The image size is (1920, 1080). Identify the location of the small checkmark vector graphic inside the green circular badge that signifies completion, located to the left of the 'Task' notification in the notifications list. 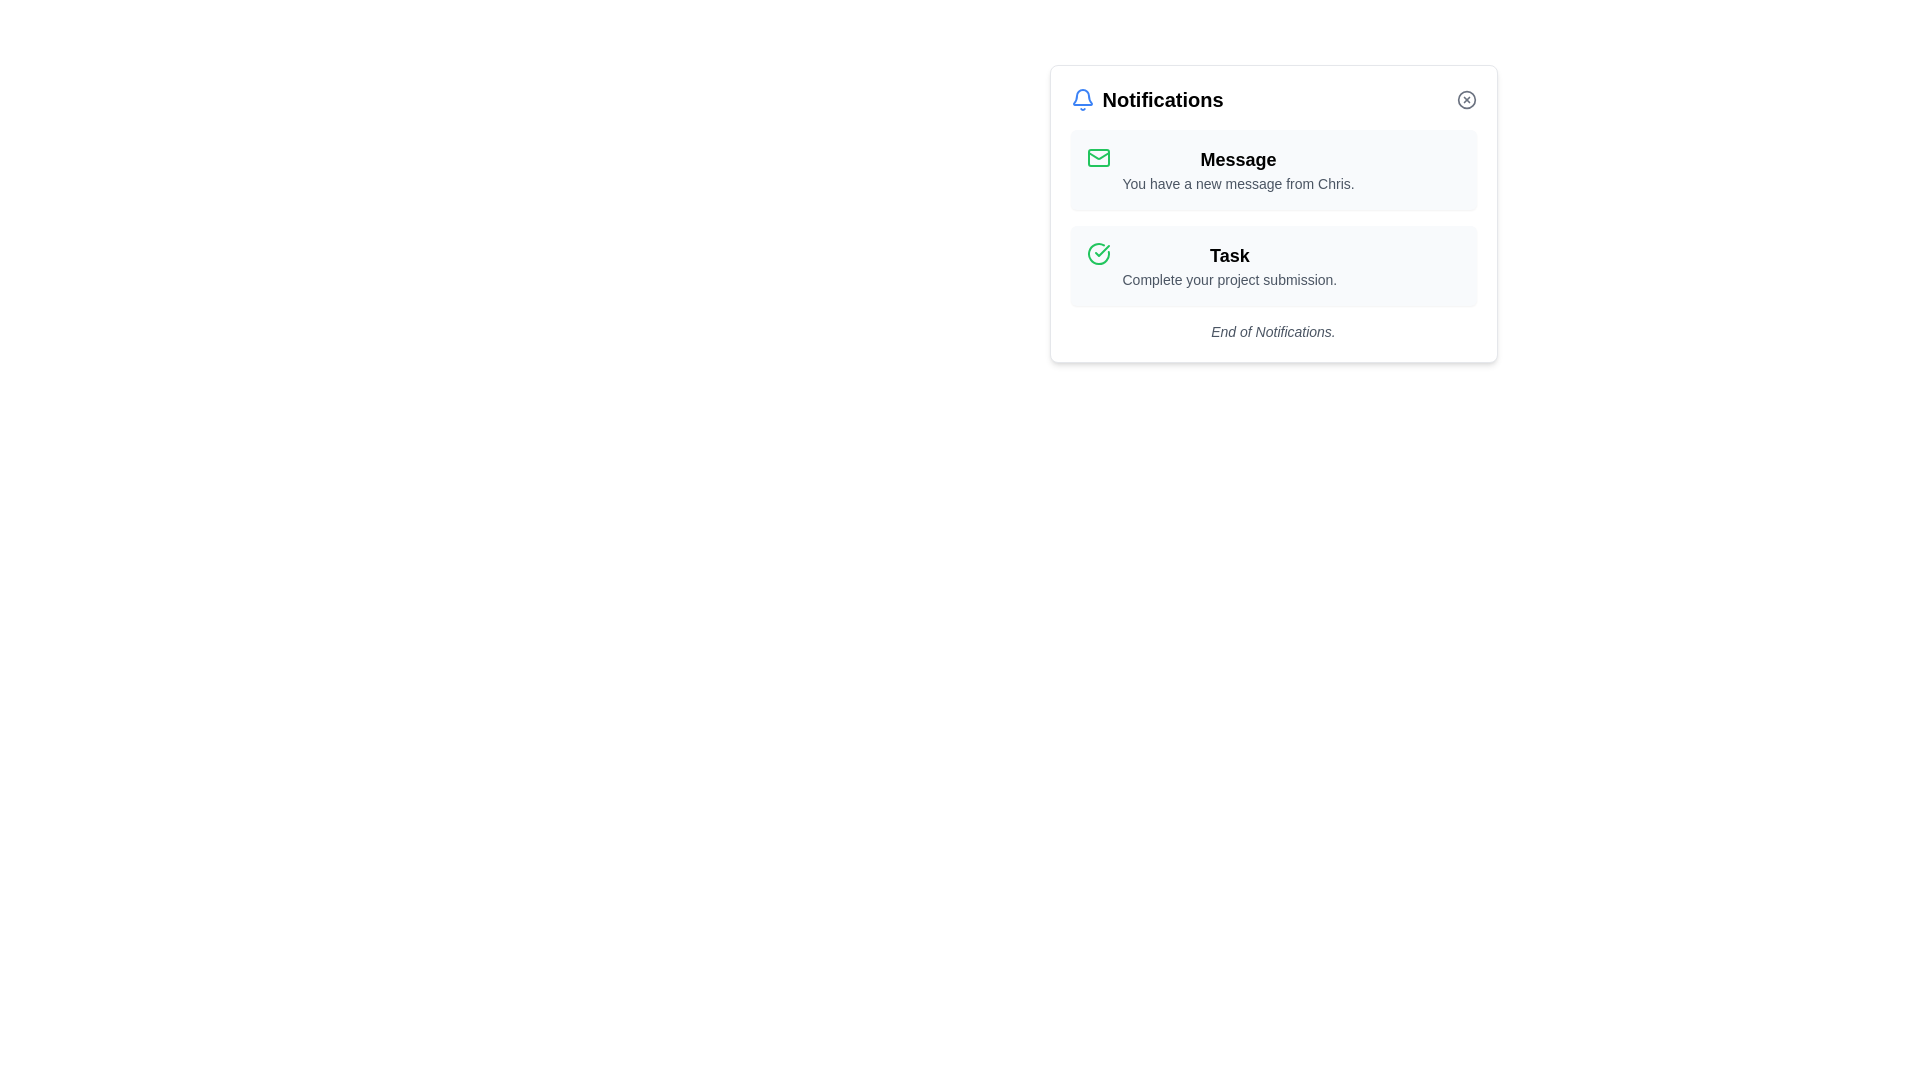
(1101, 249).